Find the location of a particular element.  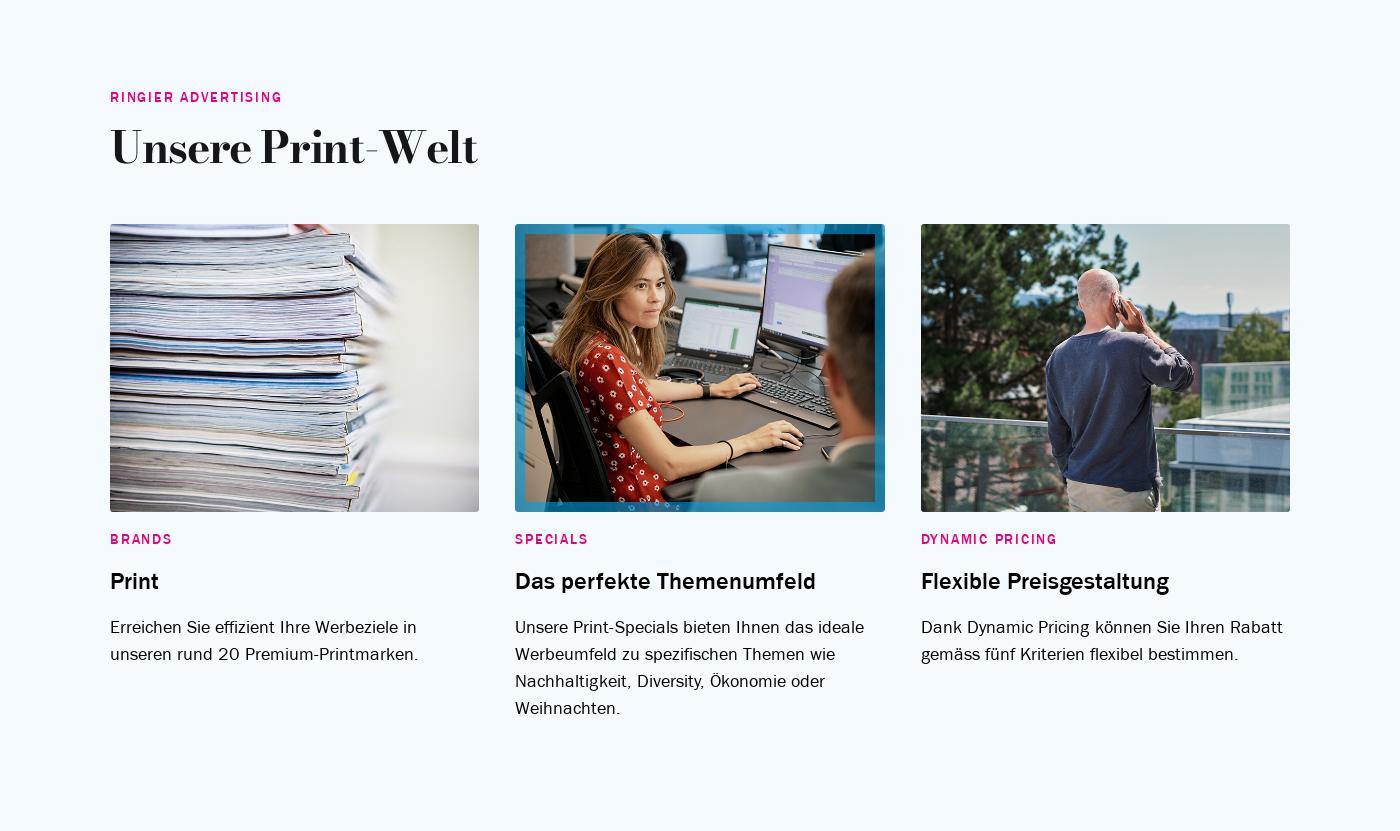

'Über unsere Werbung' is located at coordinates (972, 412).